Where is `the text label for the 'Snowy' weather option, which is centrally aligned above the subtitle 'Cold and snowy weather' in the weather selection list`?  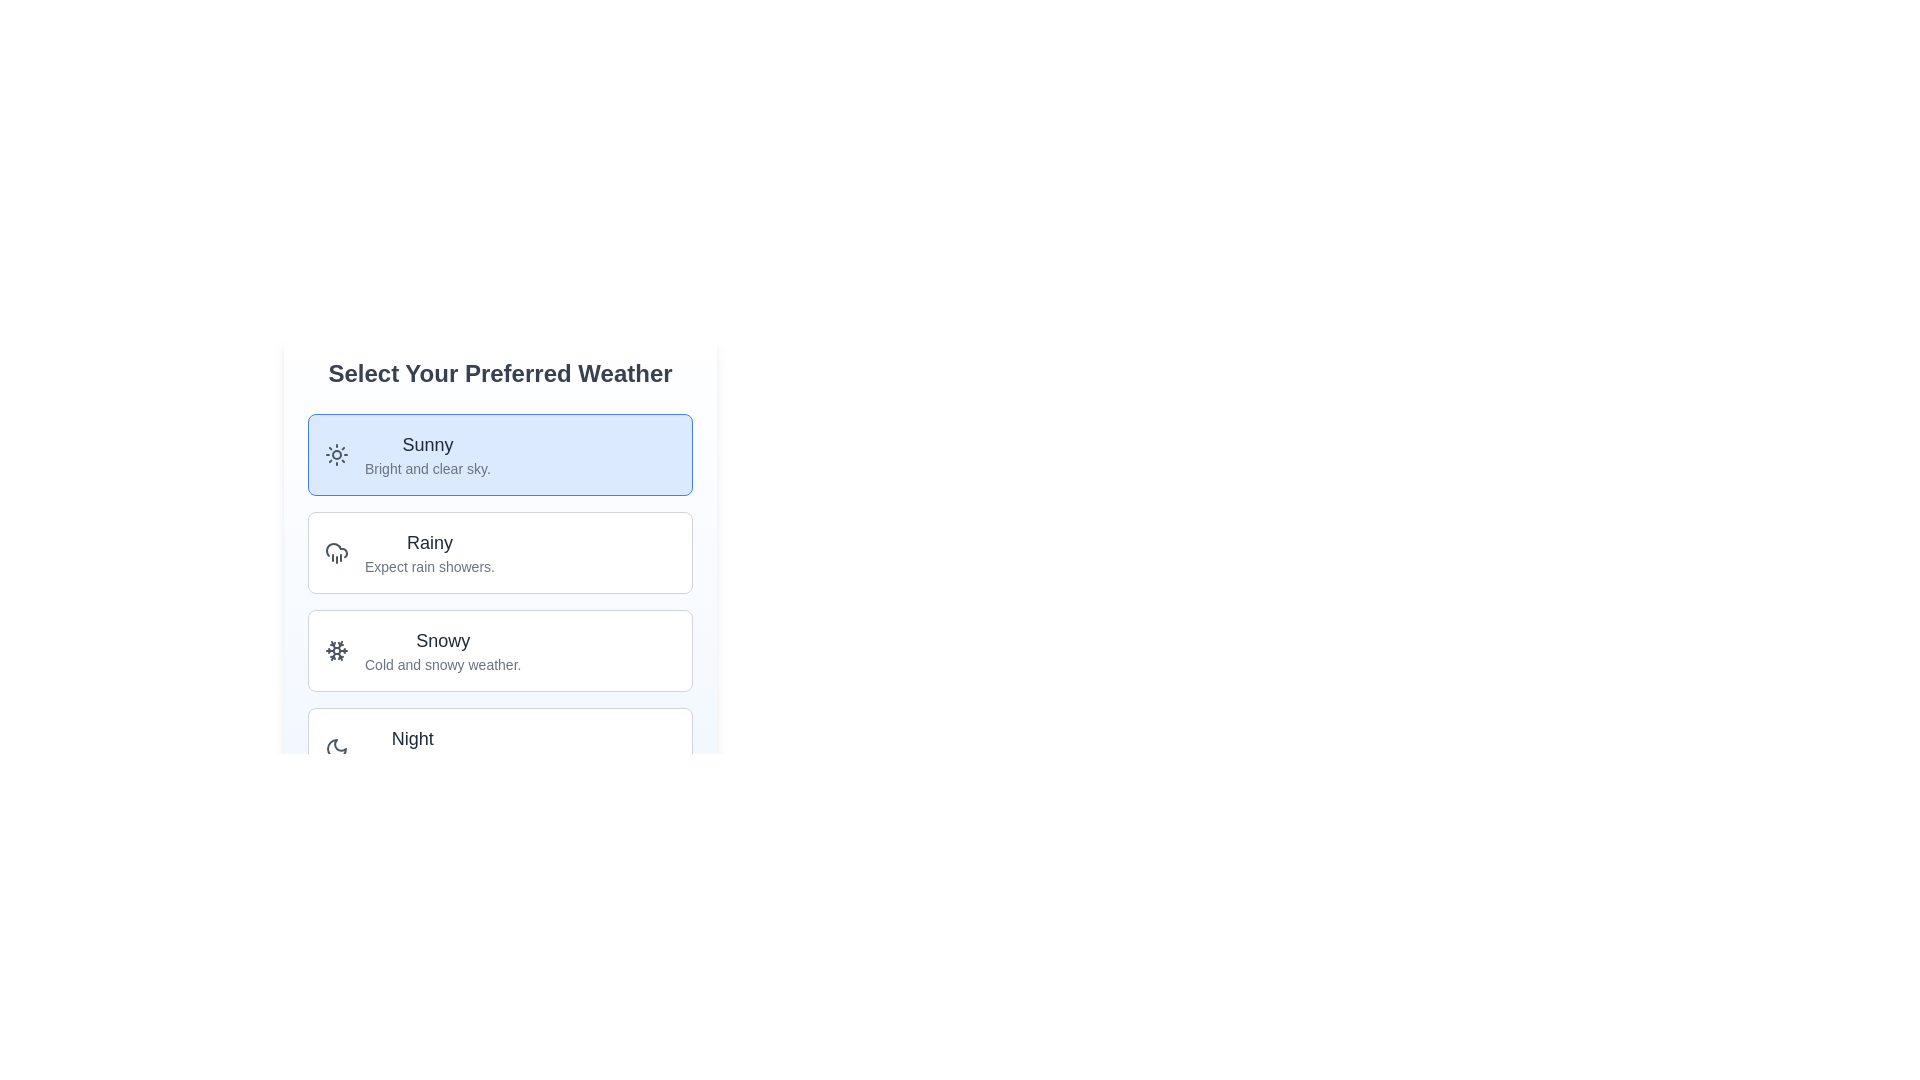
the text label for the 'Snowy' weather option, which is centrally aligned above the subtitle 'Cold and snowy weather' in the weather selection list is located at coordinates (442, 640).